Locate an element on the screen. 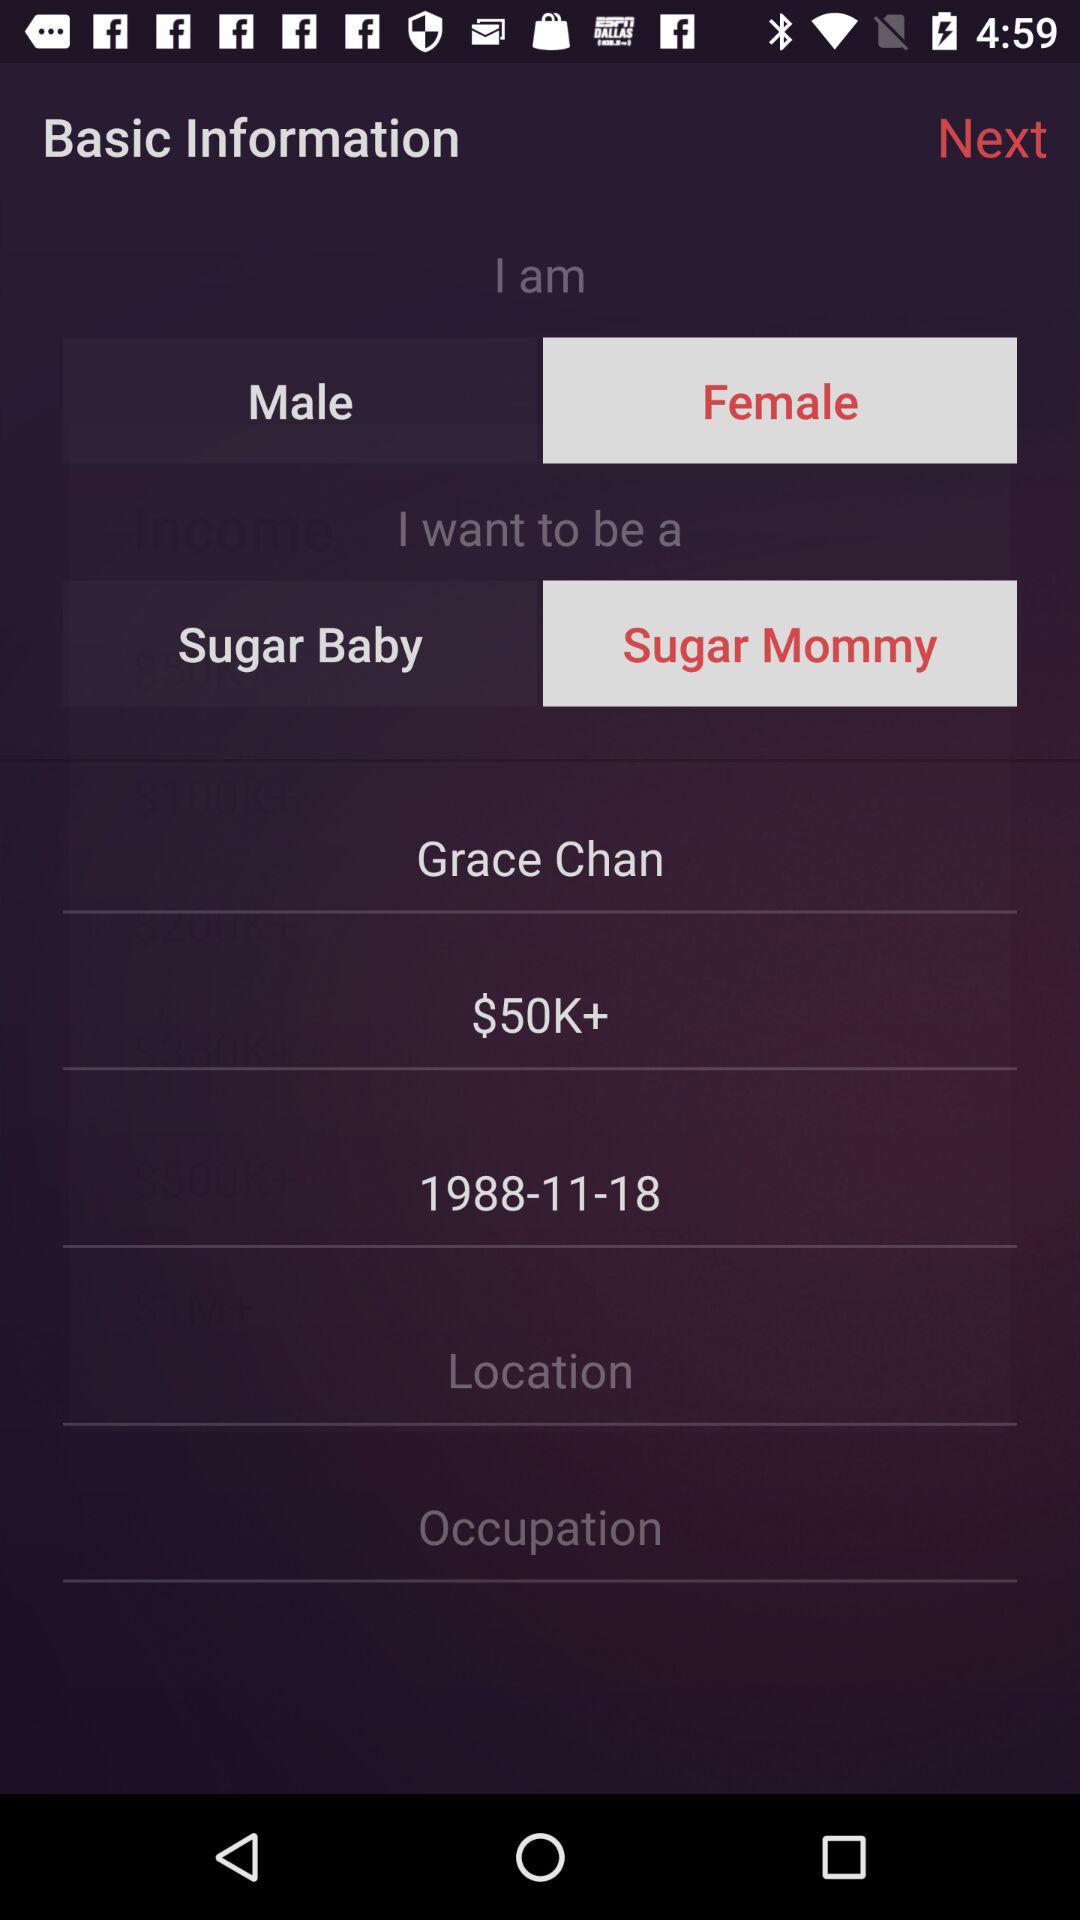 The image size is (1080, 1920). $50k+ icon is located at coordinates (540, 993).